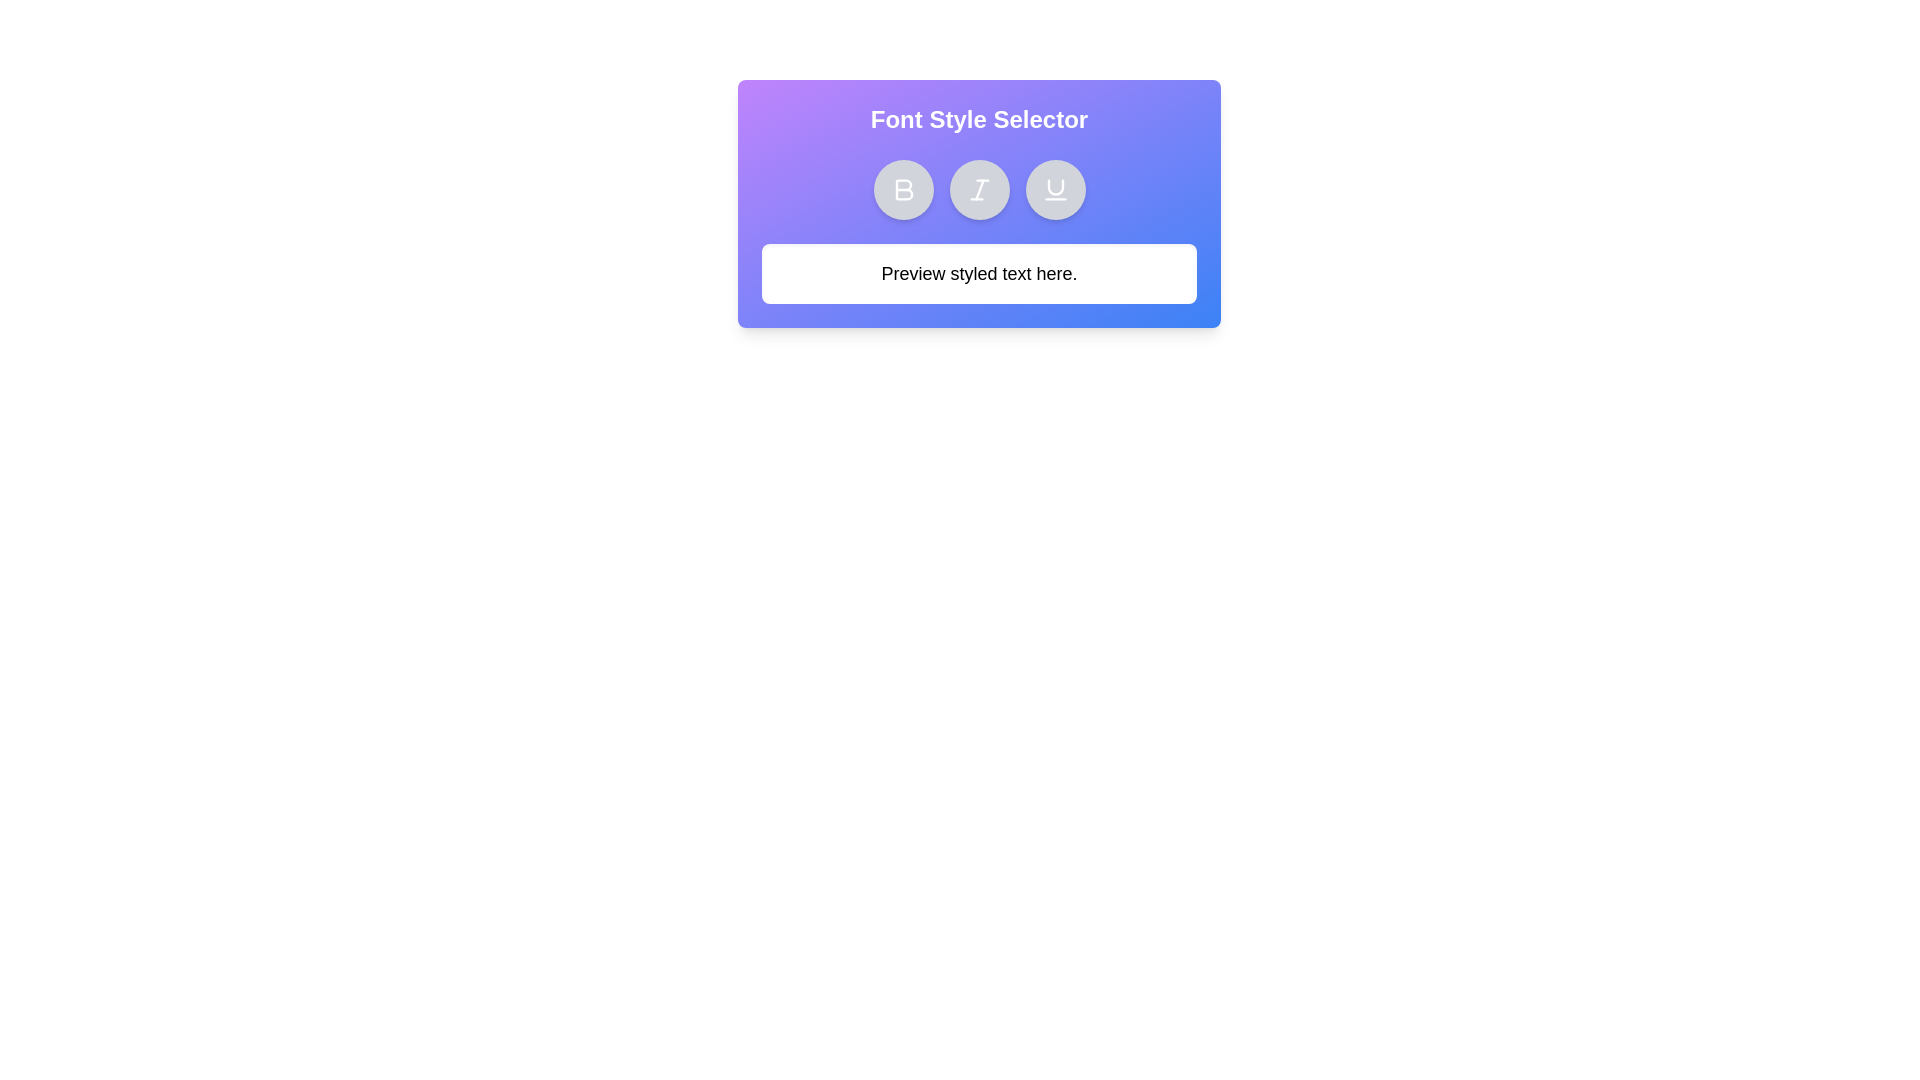 The image size is (1920, 1080). What do you see at coordinates (902, 189) in the screenshot?
I see `the left button to toggle the bold font style` at bounding box center [902, 189].